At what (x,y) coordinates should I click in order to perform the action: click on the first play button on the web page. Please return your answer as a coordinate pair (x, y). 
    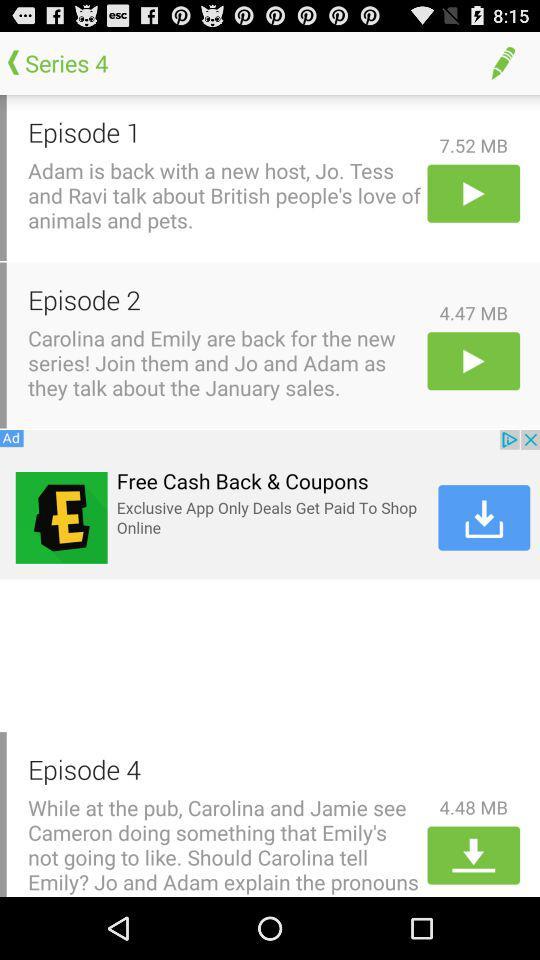
    Looking at the image, I should click on (473, 192).